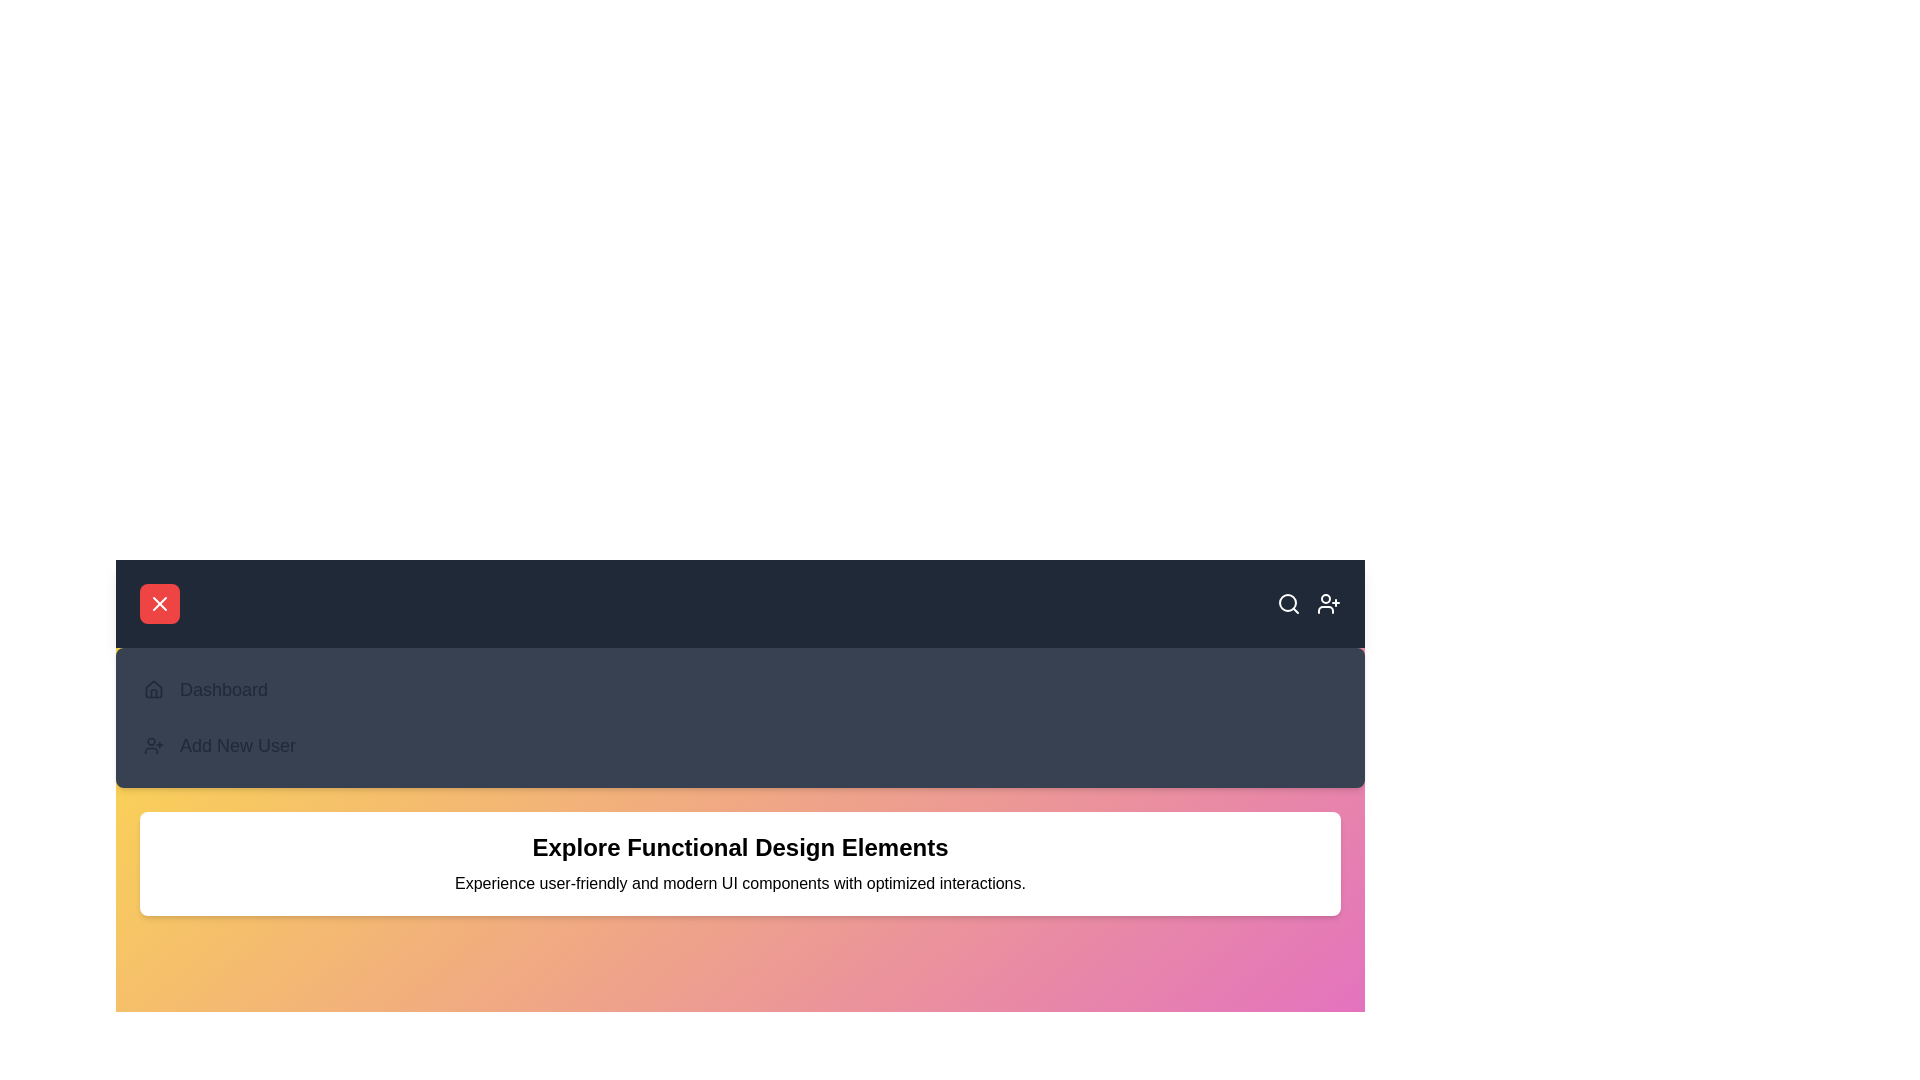  Describe the element at coordinates (158, 603) in the screenshot. I see `the menu button to toggle the menu visibility` at that location.